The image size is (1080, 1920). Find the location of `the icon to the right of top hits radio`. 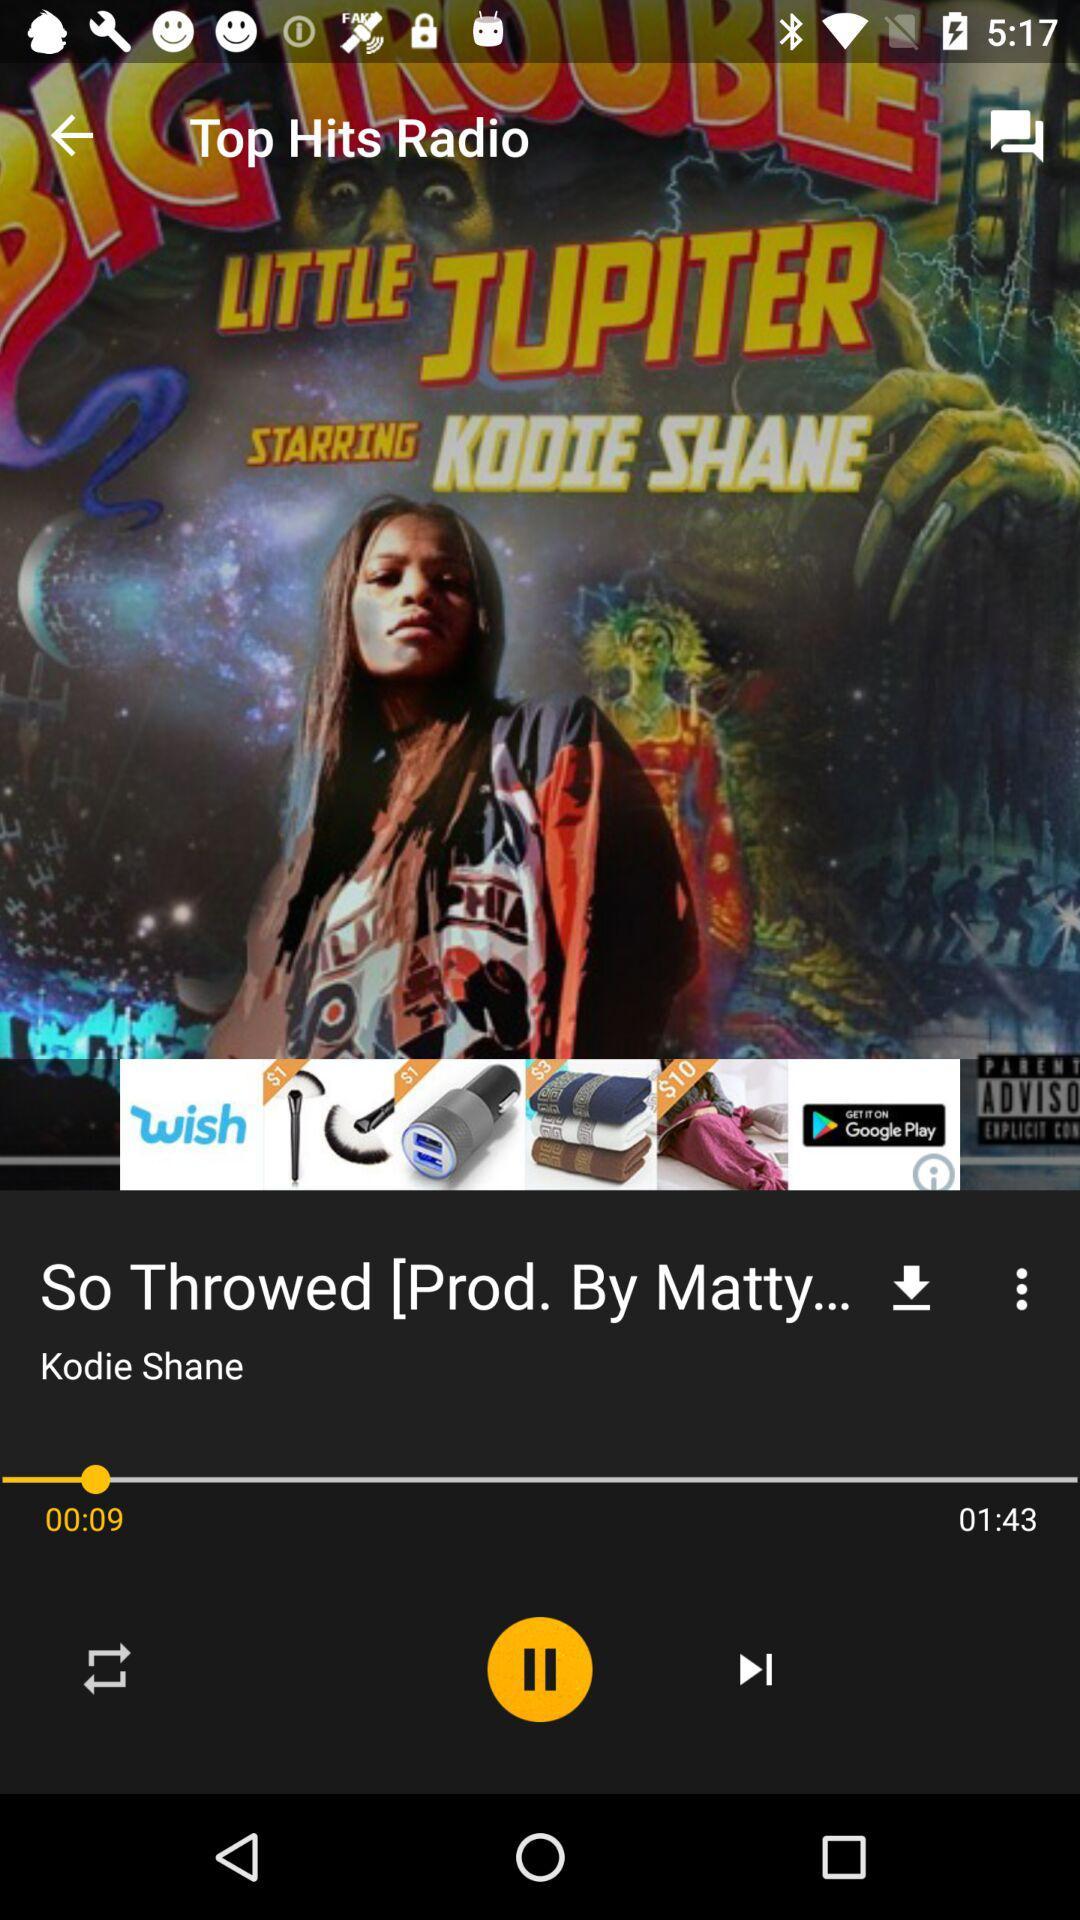

the icon to the right of top hits radio is located at coordinates (1017, 135).